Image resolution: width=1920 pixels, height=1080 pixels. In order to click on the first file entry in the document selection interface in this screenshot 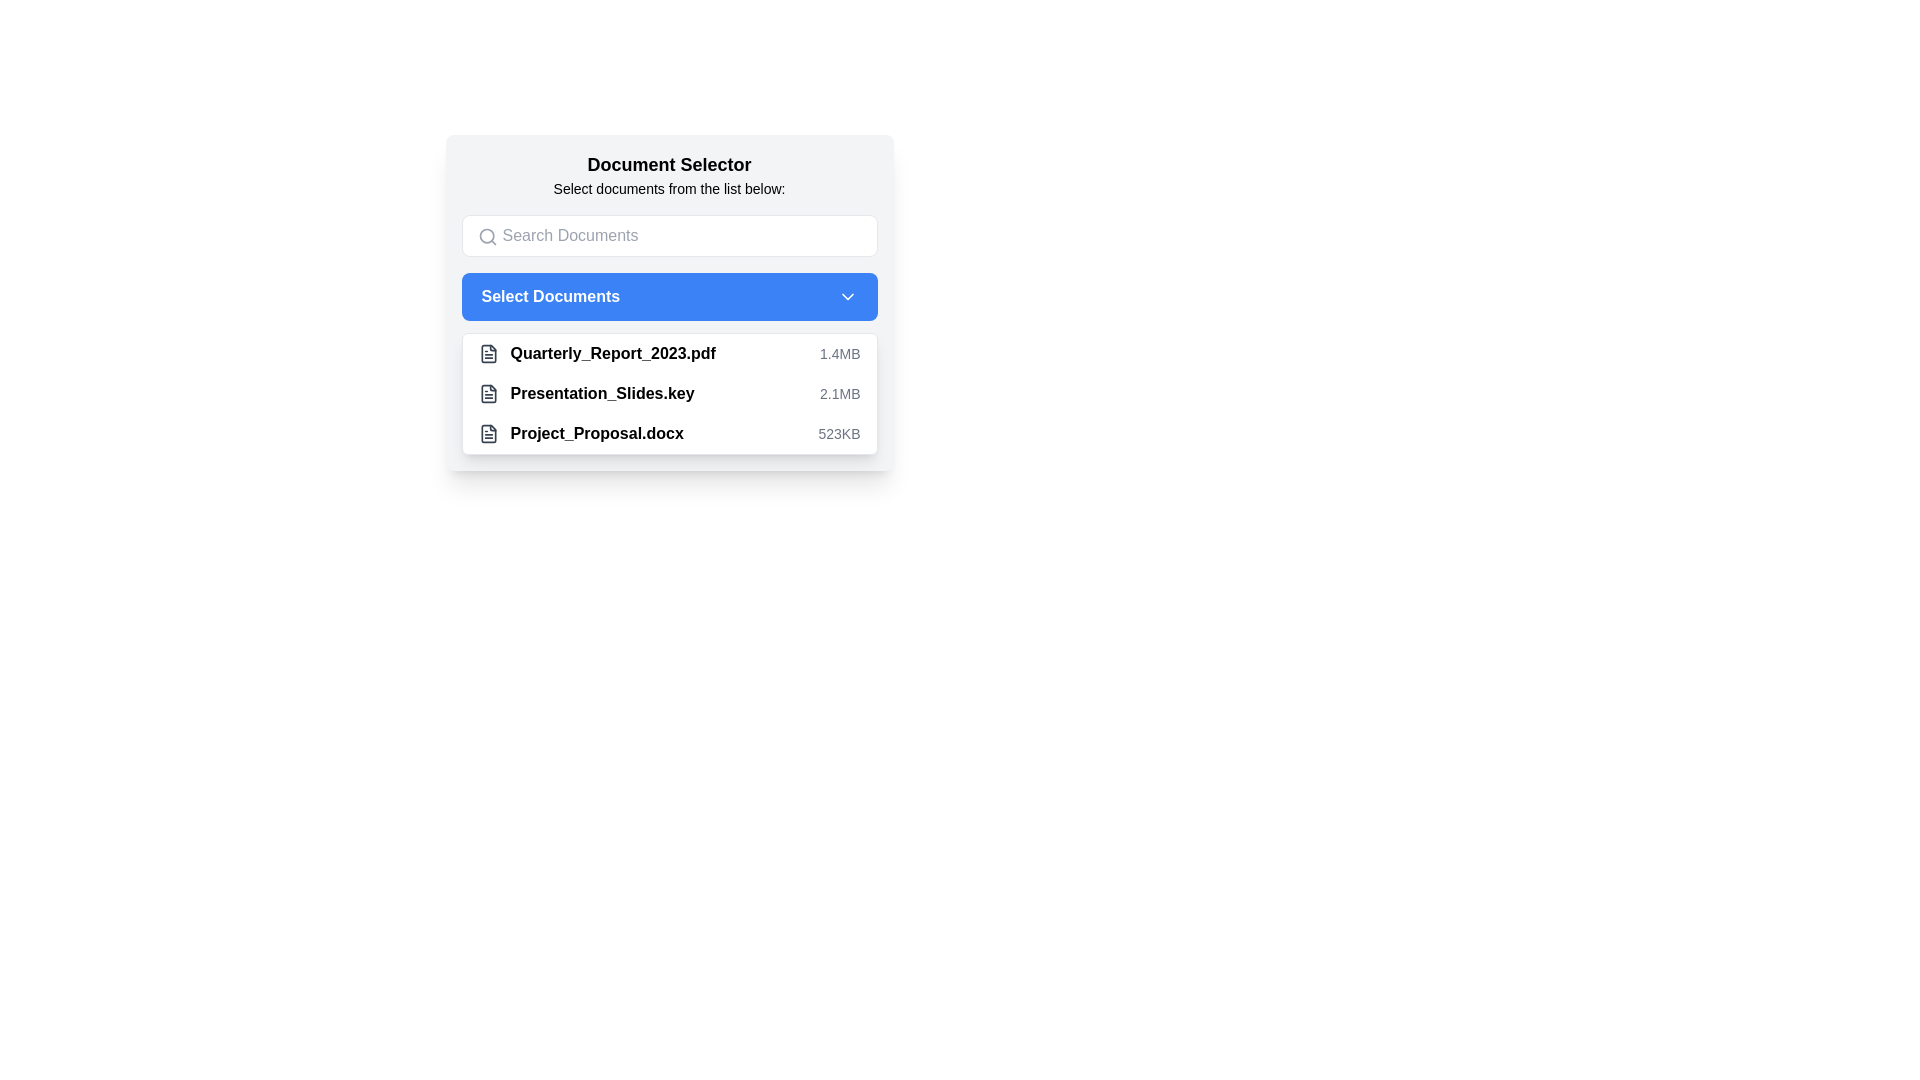, I will do `click(669, 353)`.